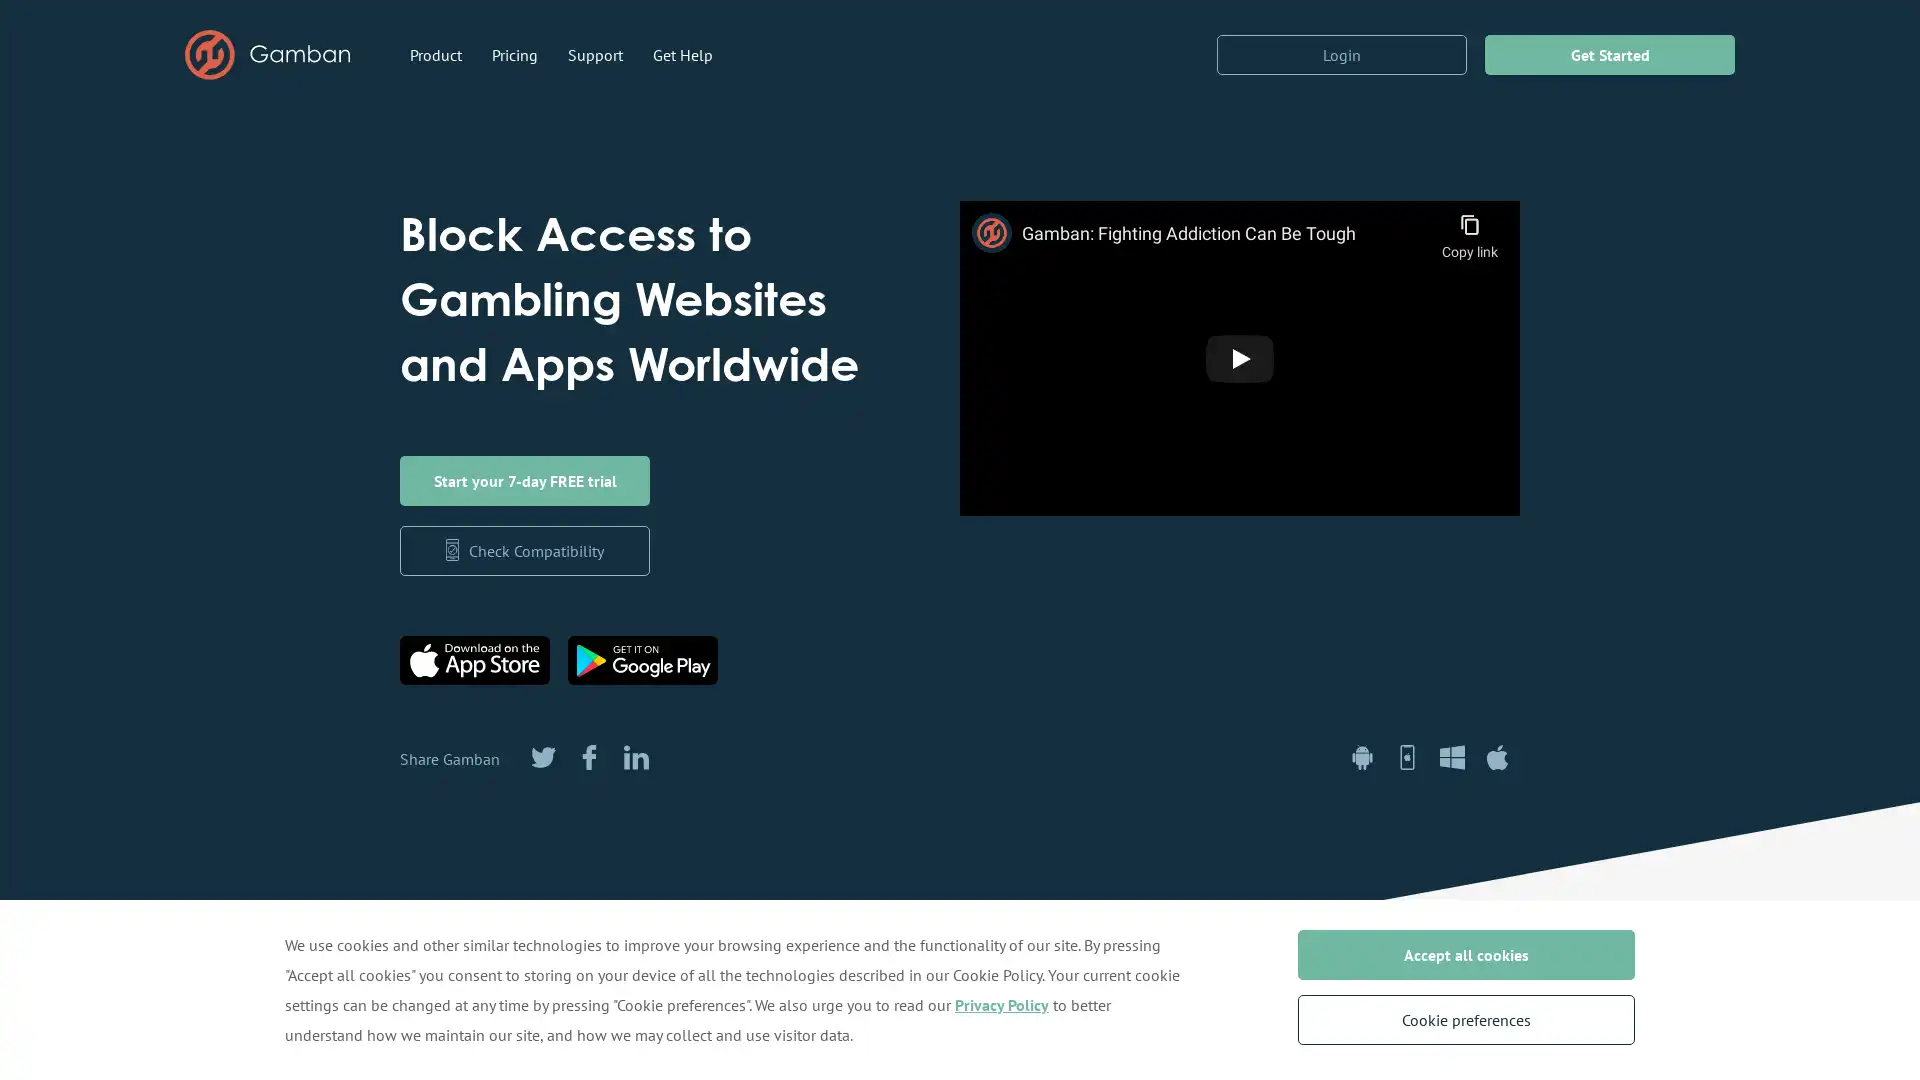  I want to click on Get Started, so click(1609, 53).